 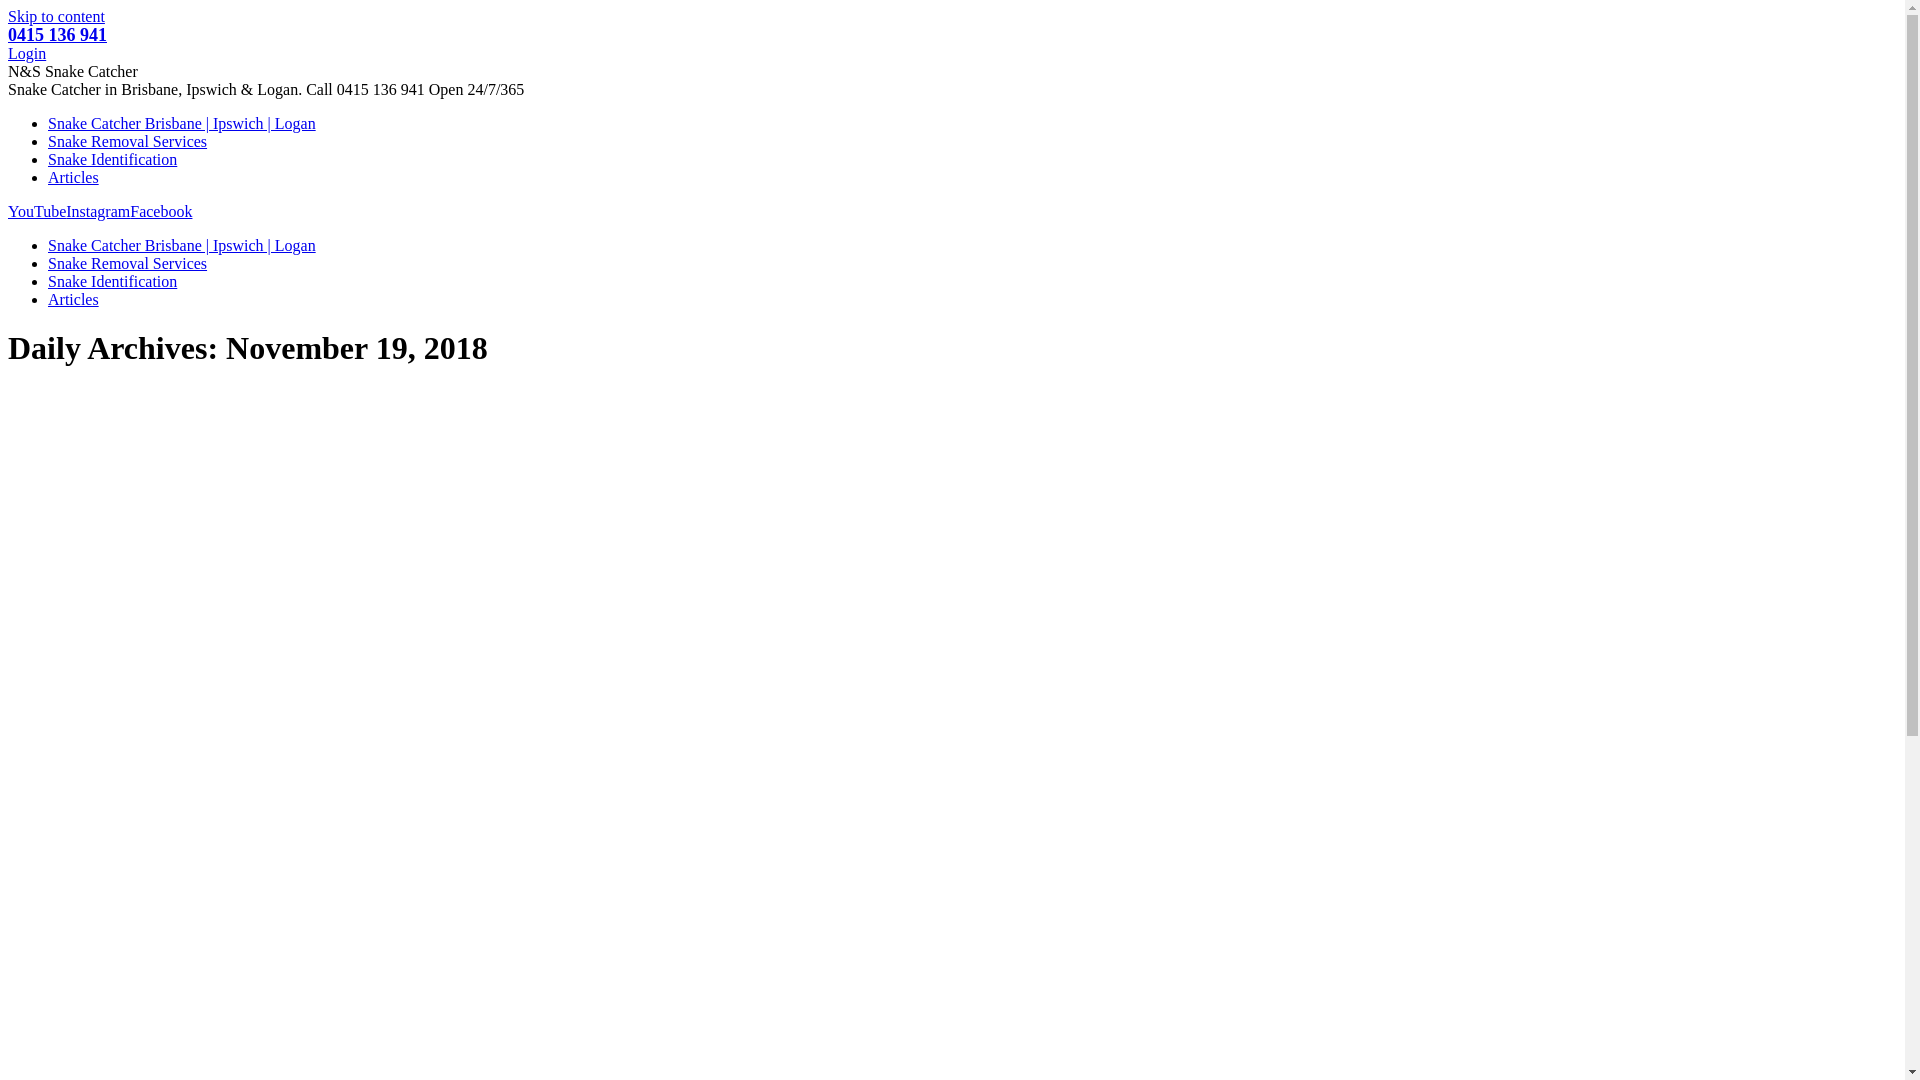 What do you see at coordinates (48, 140) in the screenshot?
I see `'Snake Removal Services'` at bounding box center [48, 140].